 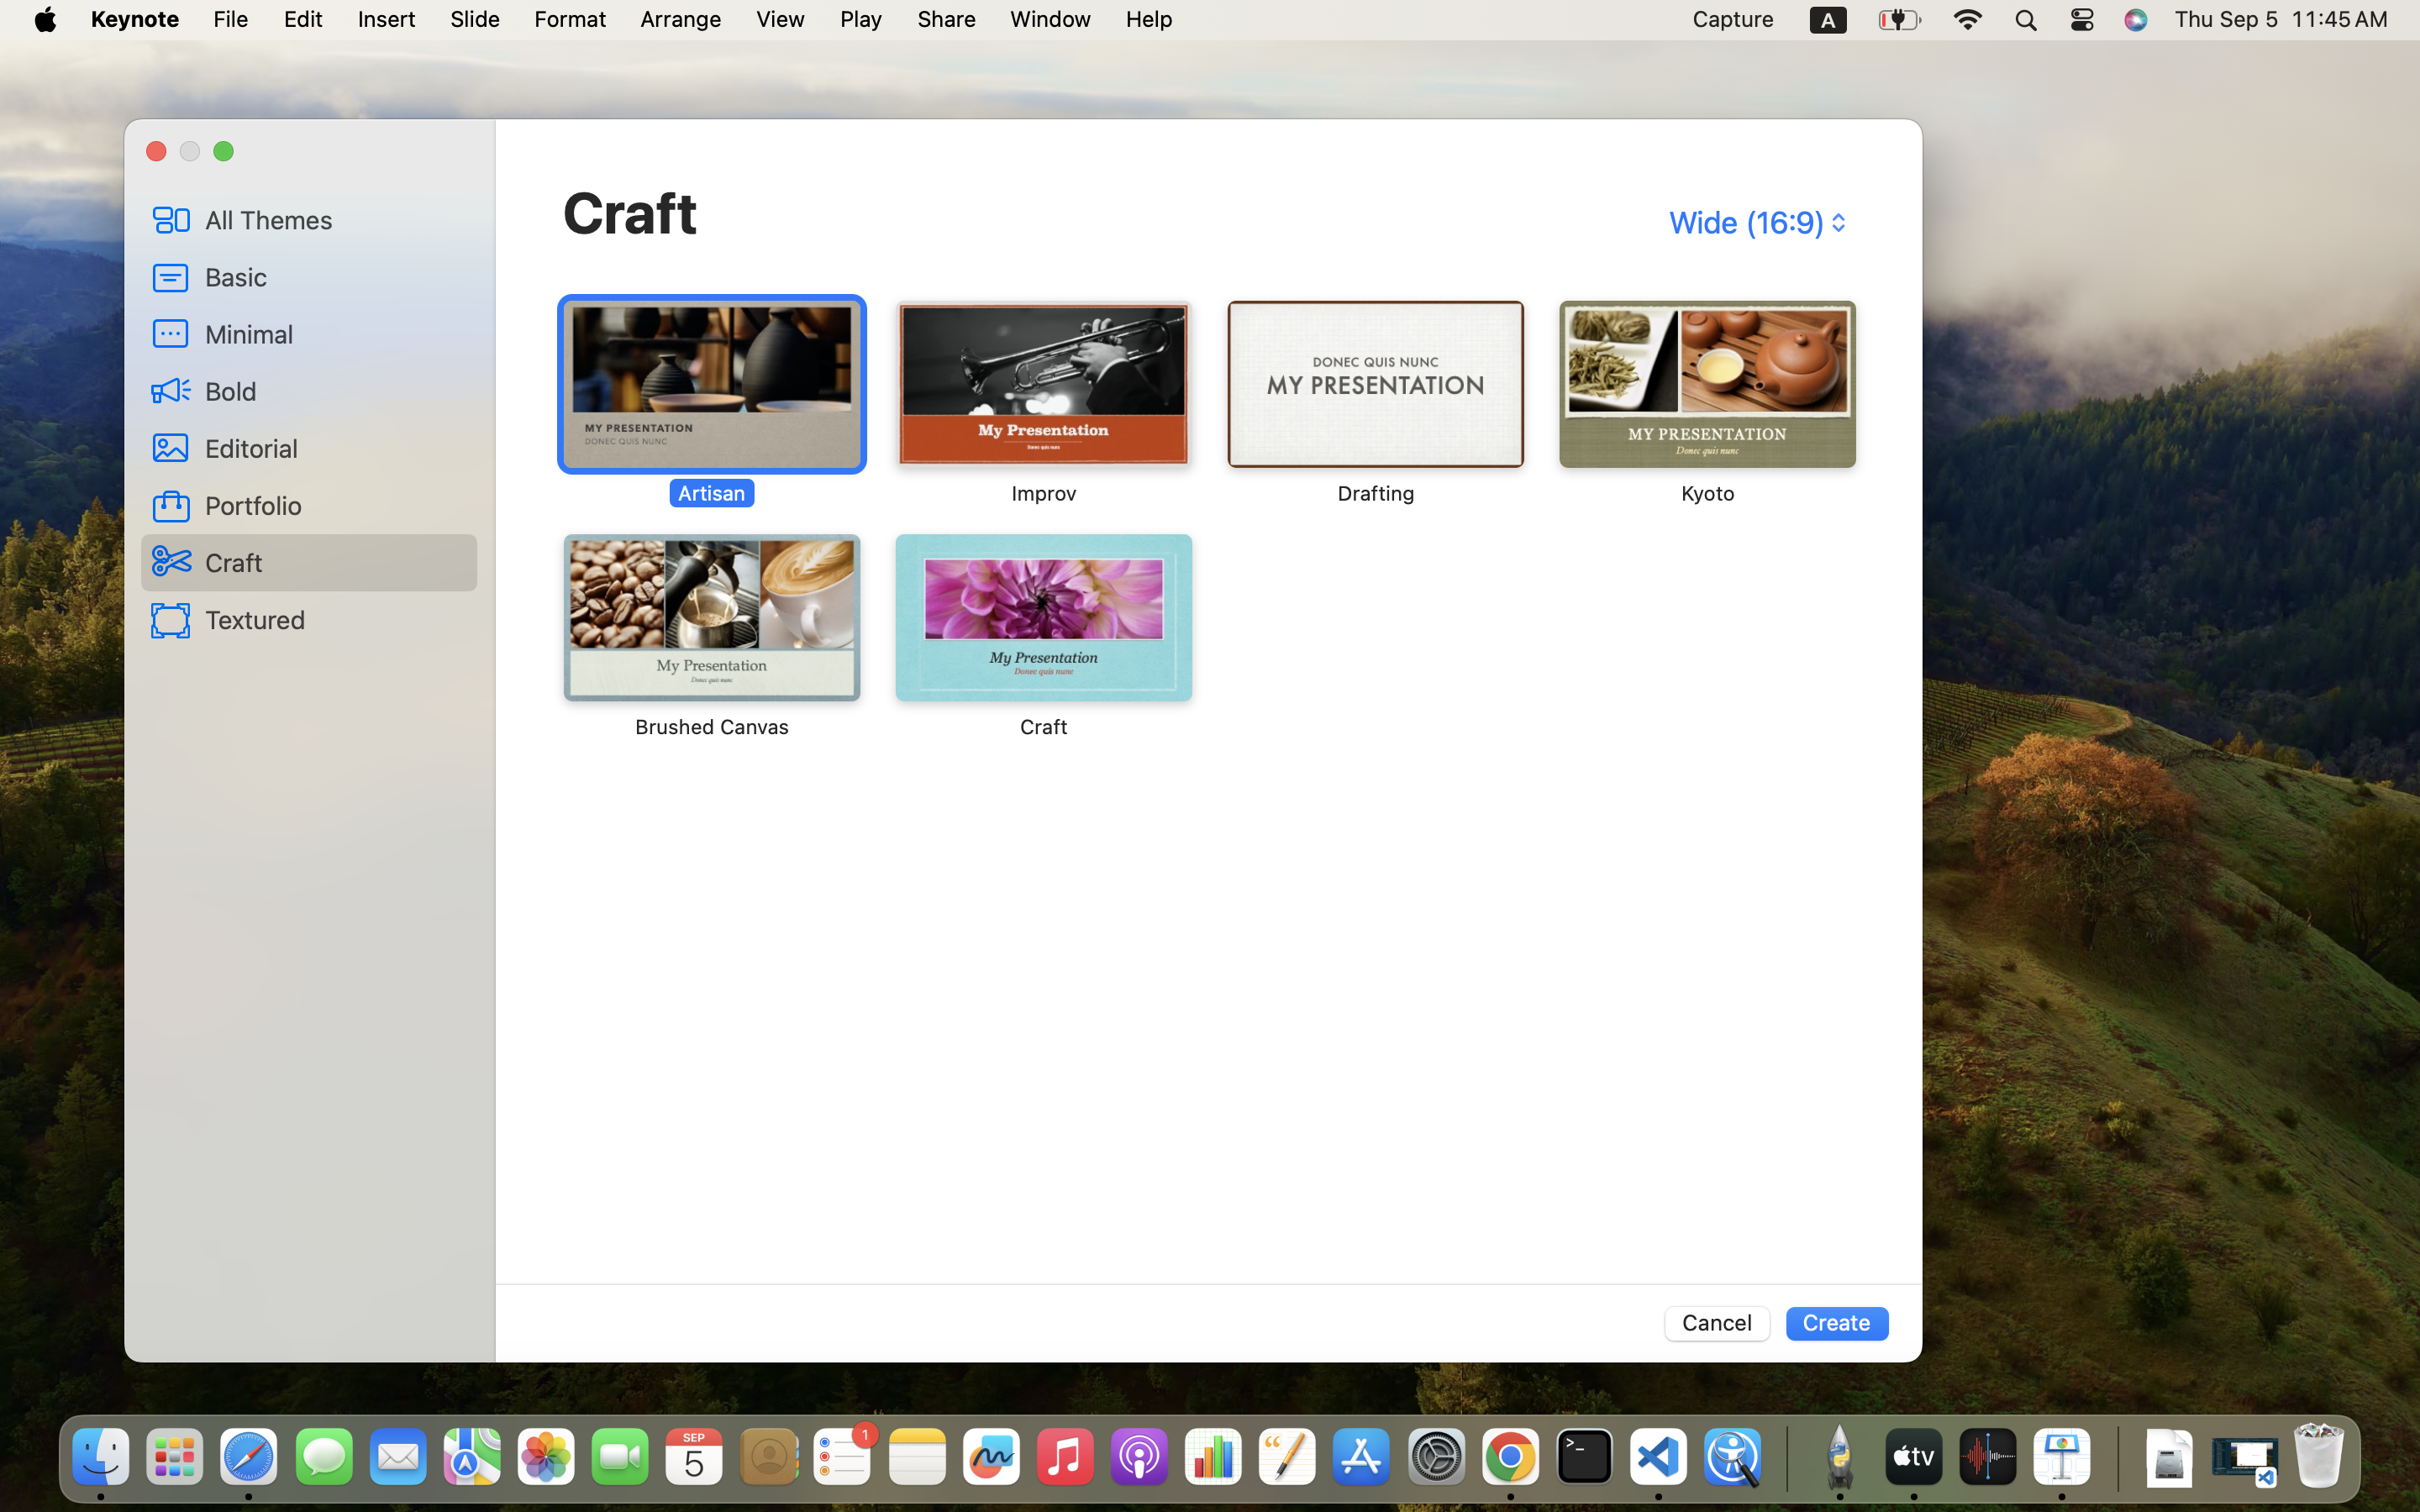 What do you see at coordinates (334, 276) in the screenshot?
I see `'Basic'` at bounding box center [334, 276].